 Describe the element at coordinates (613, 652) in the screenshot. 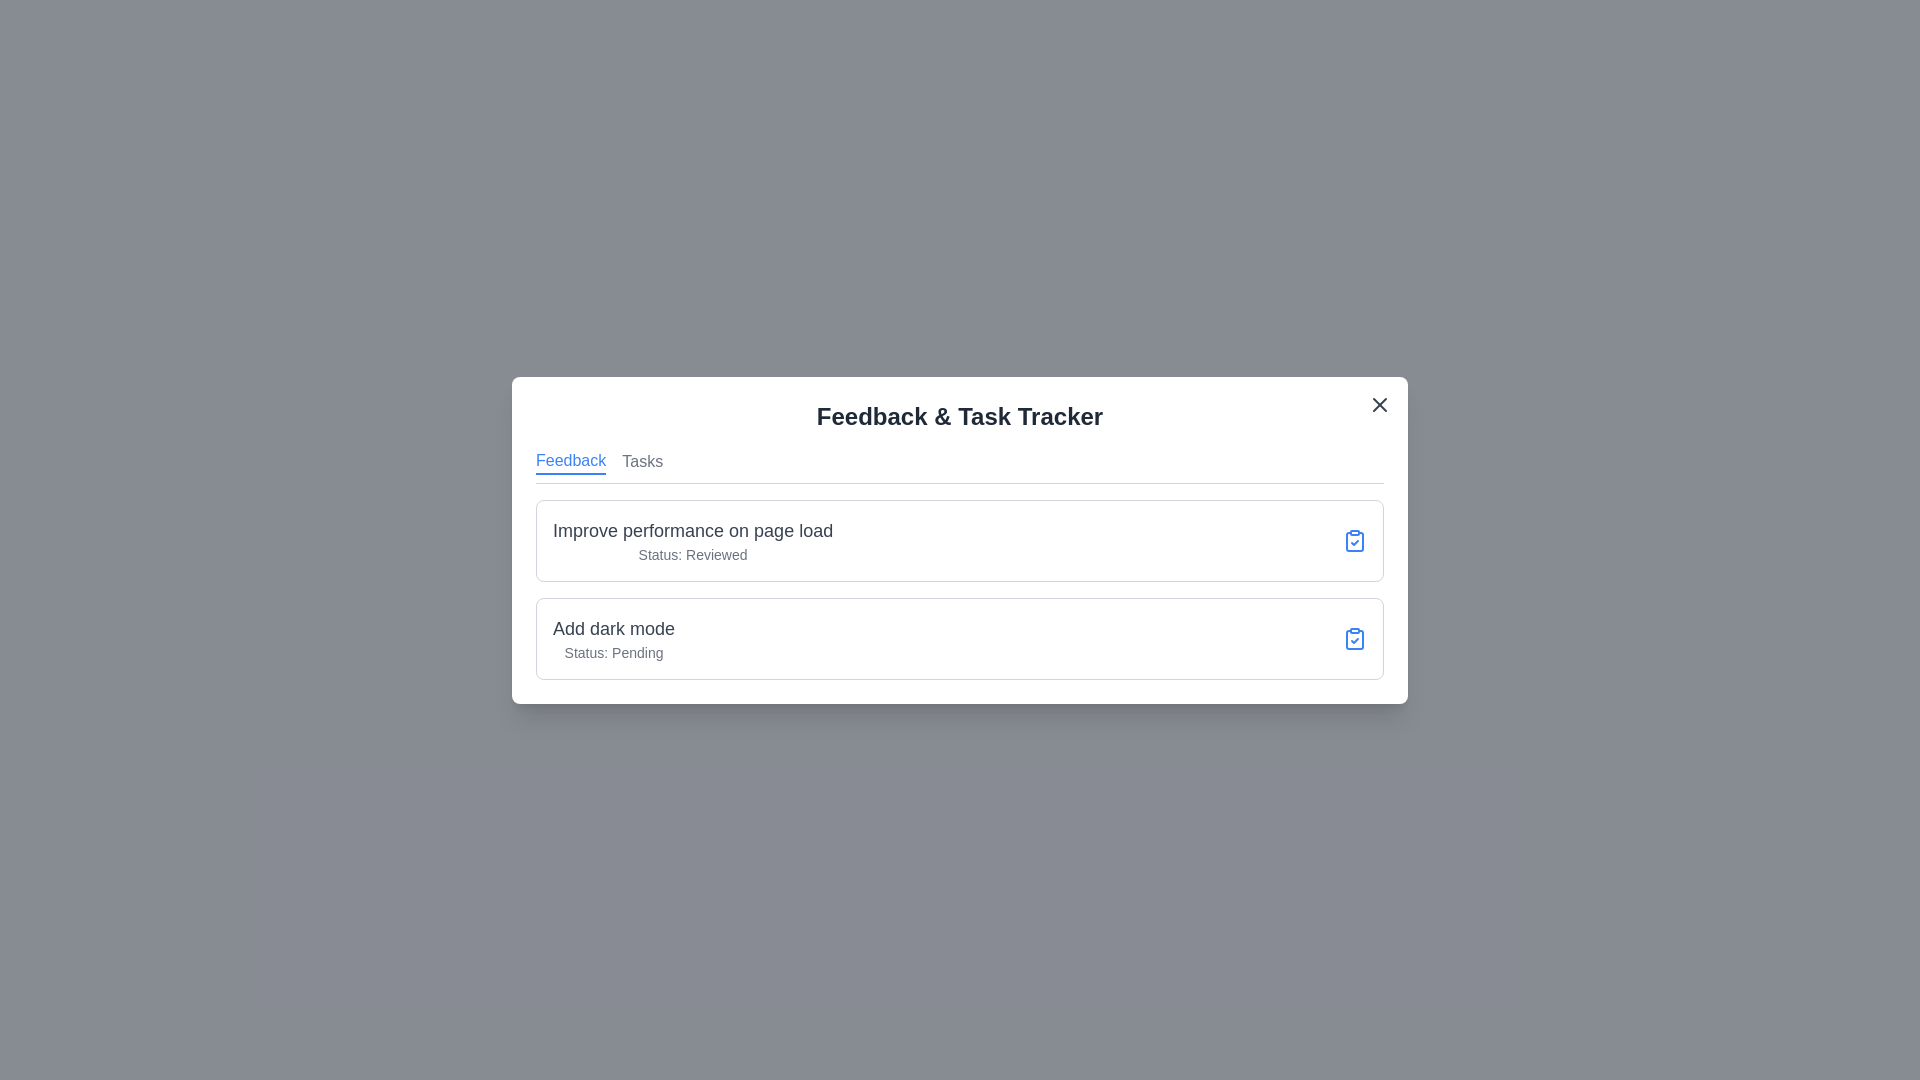

I see `the text label displaying 'Status: Pending', which is styled in a small gray font and located beneath 'Add dark mode' in the Feedback & Task Tracker interface` at that location.